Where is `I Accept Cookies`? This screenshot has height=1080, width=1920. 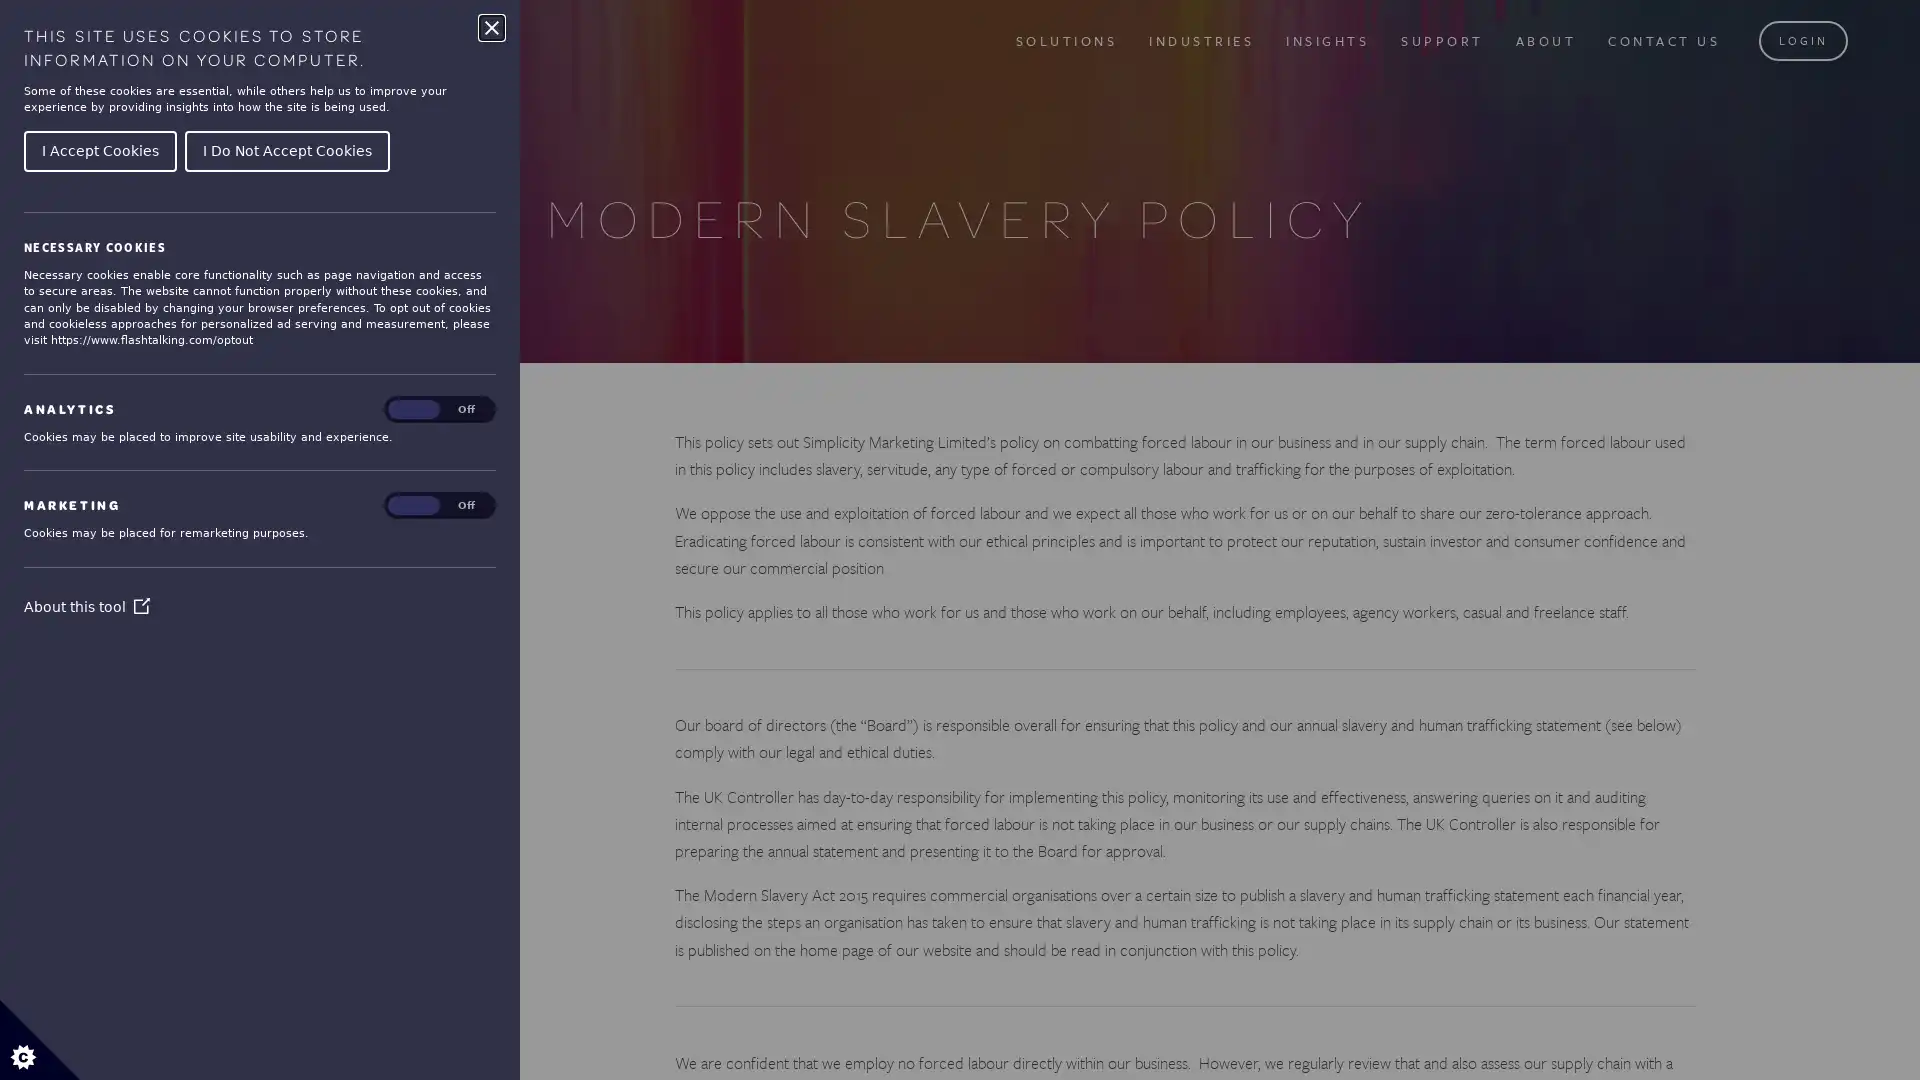
I Accept Cookies is located at coordinates (99, 149).